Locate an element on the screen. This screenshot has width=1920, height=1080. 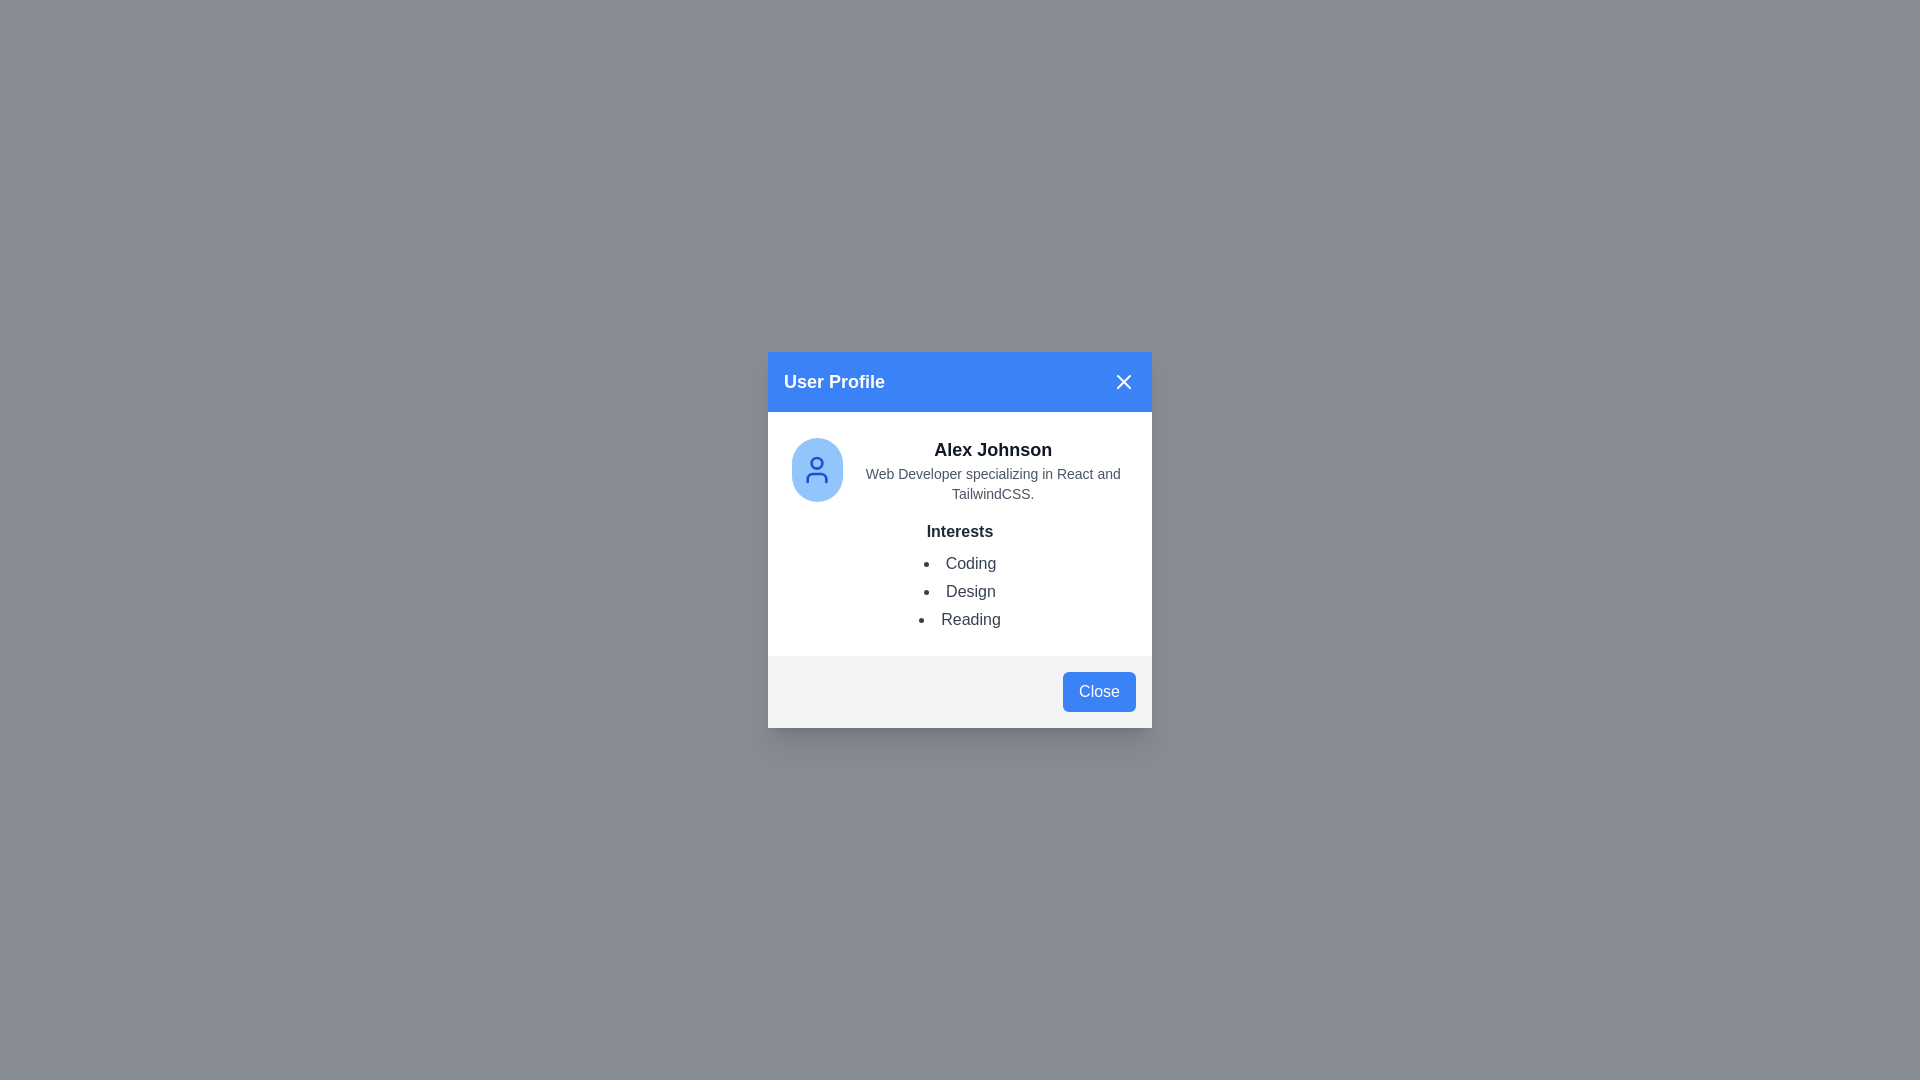
the text label displaying 'Interests', which is styled in bold, dark gray color and positioned centrally in the user profile section, directly below the user's name and description is located at coordinates (960, 531).